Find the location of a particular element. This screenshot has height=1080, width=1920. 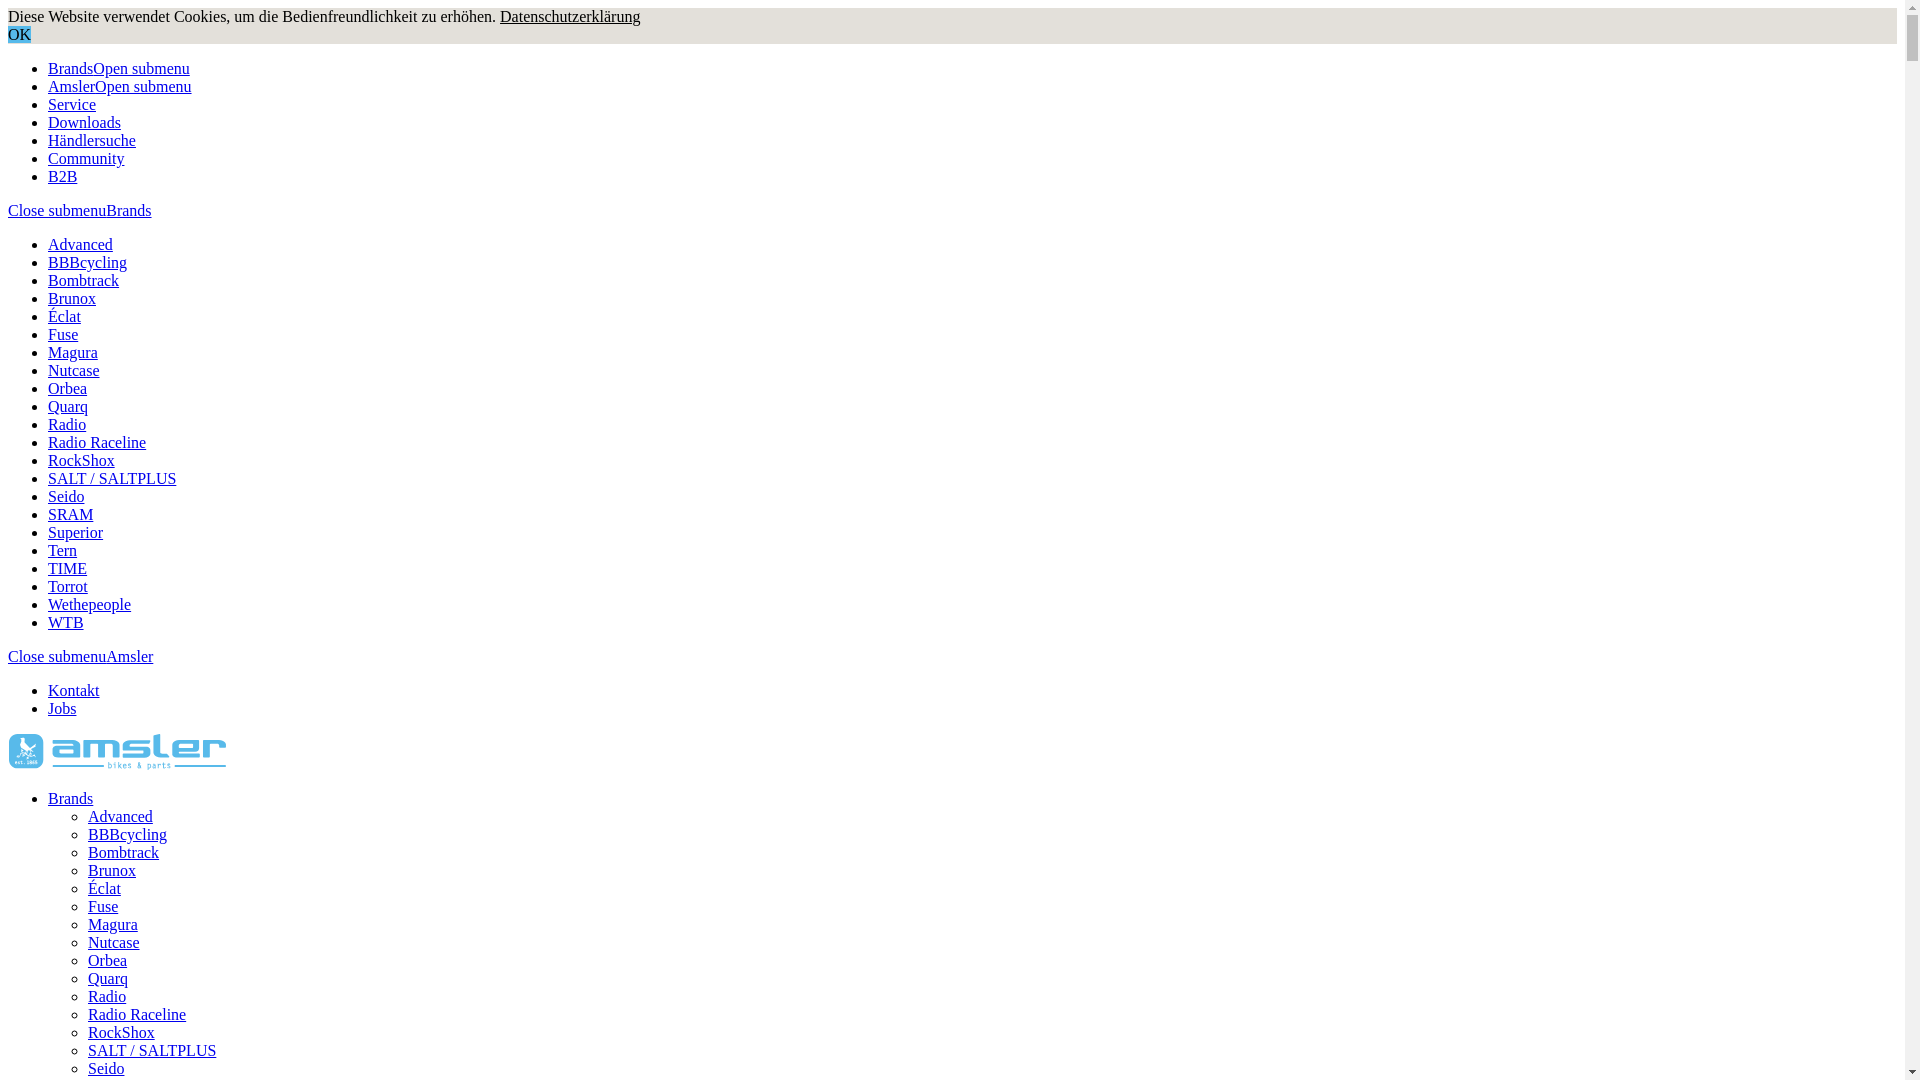

'Magura' is located at coordinates (48, 351).